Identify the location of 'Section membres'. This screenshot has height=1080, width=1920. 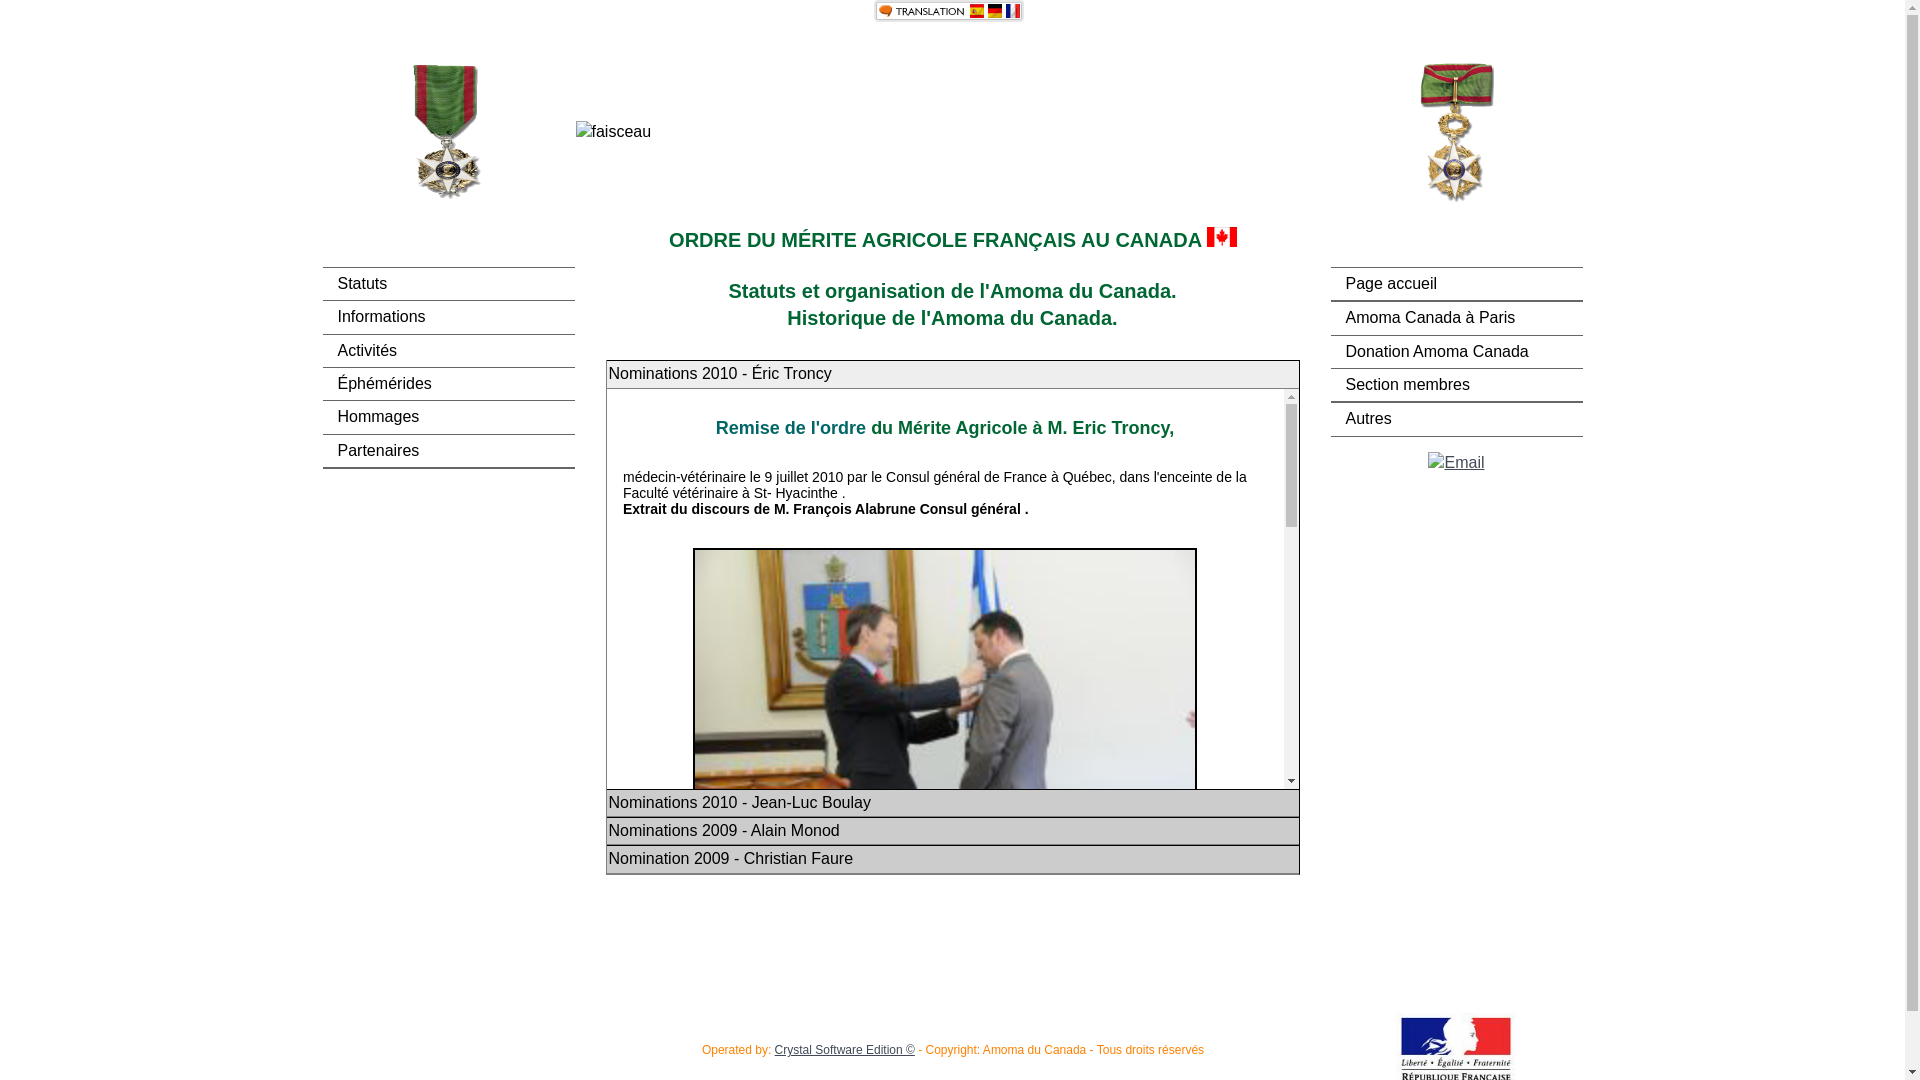
(1455, 385).